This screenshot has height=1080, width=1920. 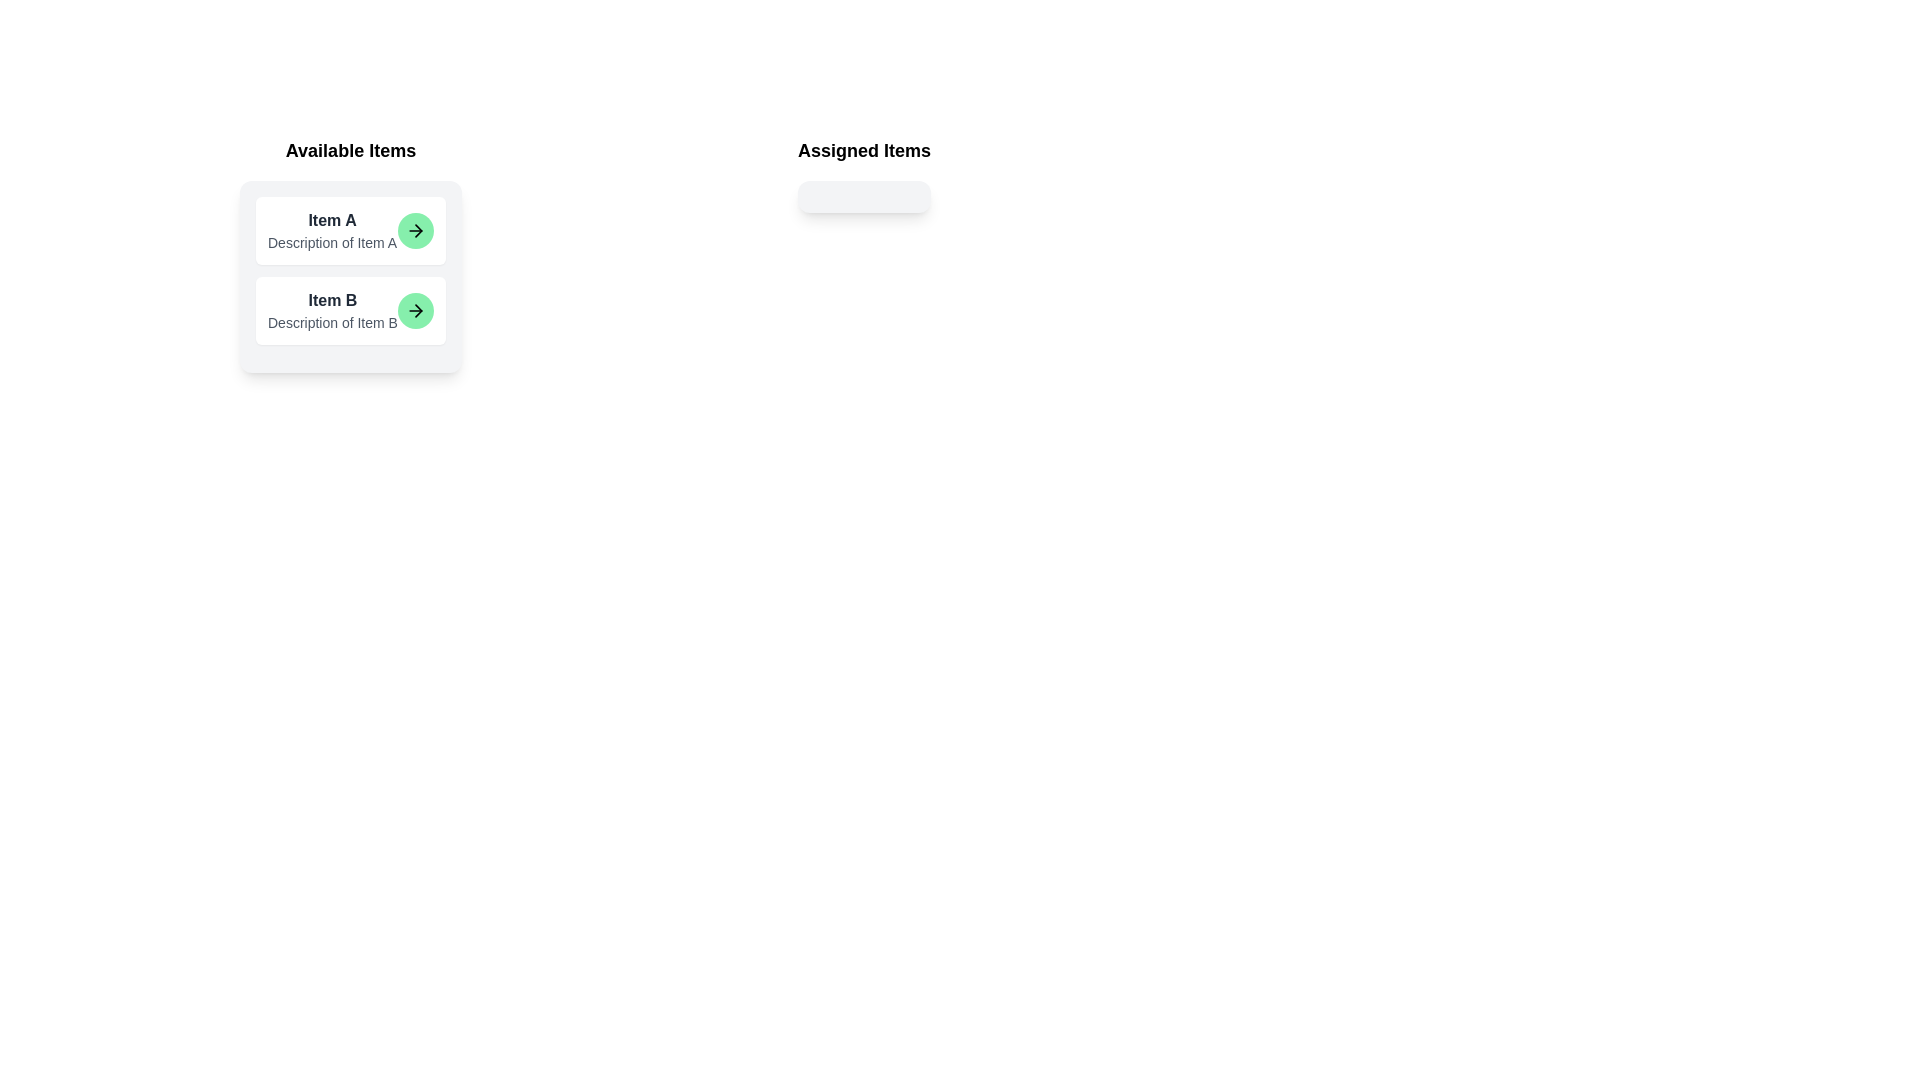 I want to click on move button next to the item Item A in the Available Items list, so click(x=414, y=230).